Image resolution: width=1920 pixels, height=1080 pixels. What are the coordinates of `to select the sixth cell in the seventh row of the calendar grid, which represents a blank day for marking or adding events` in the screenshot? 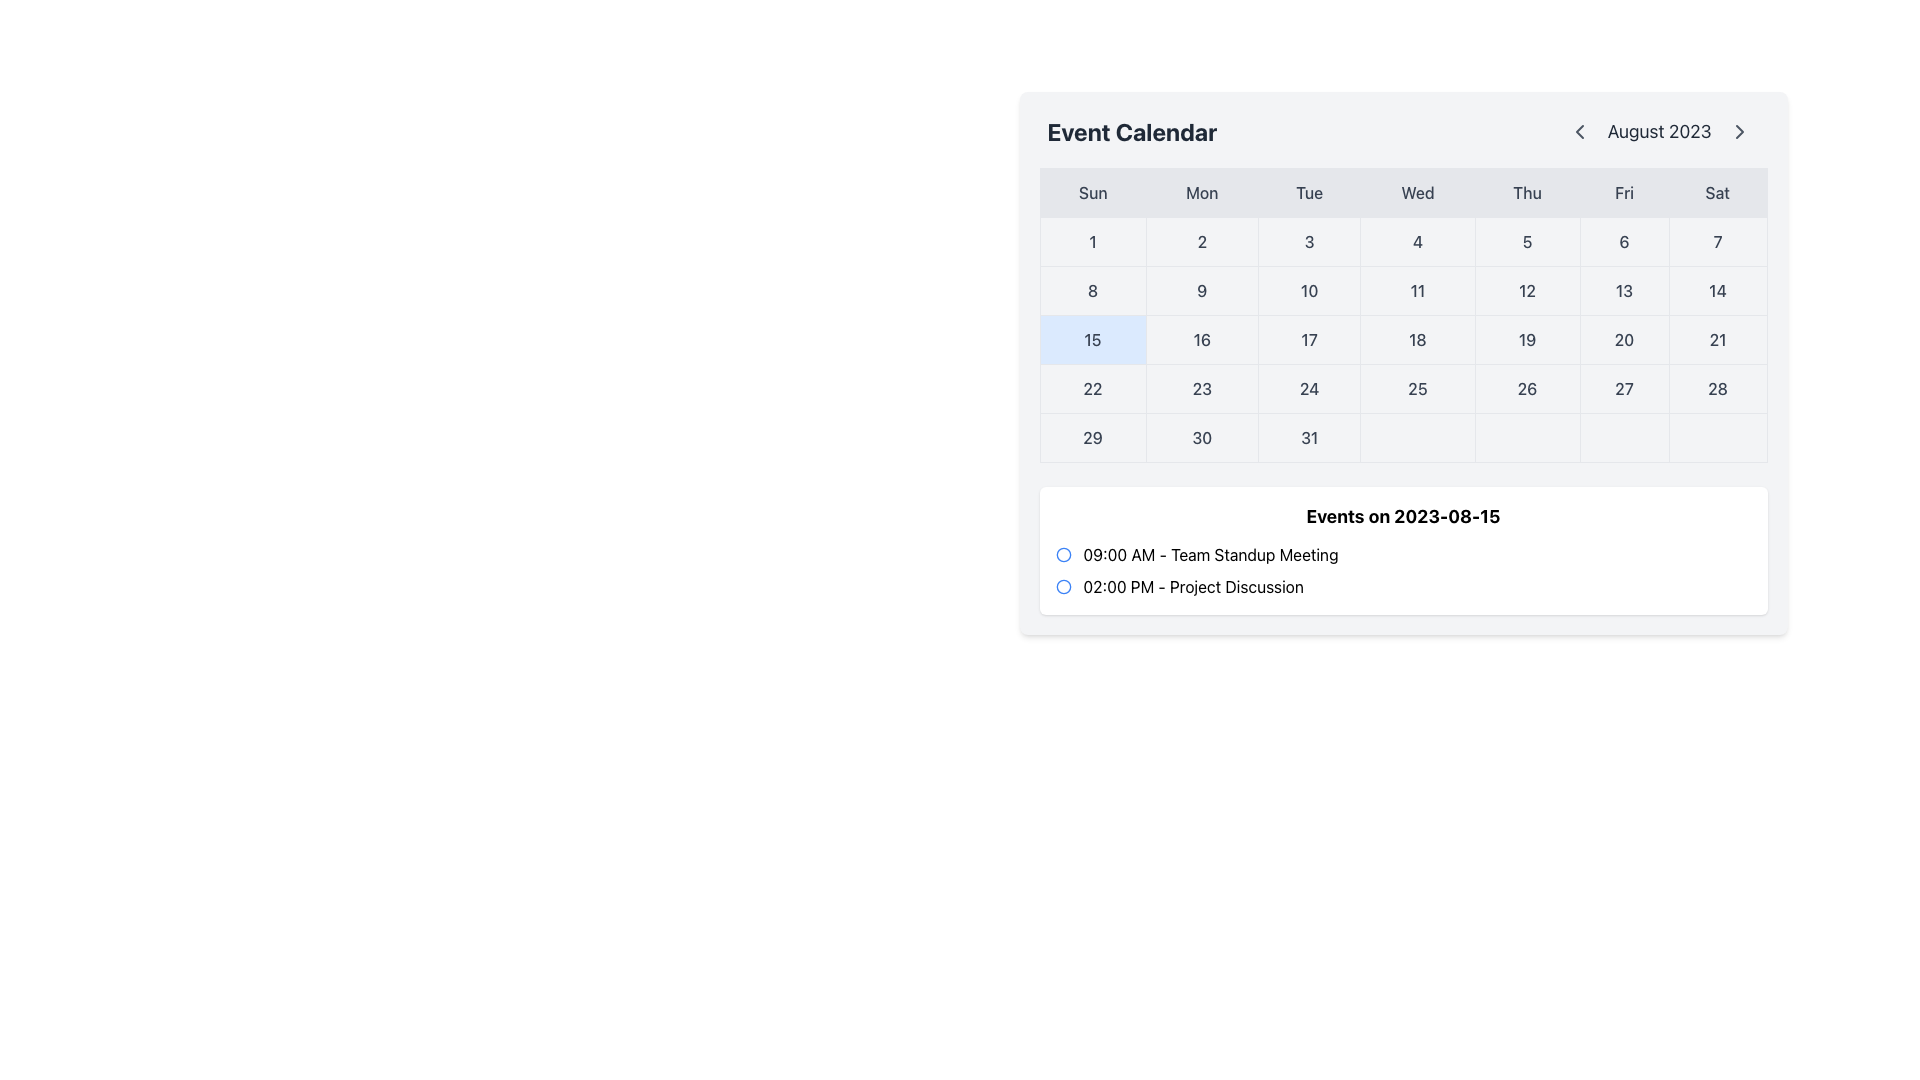 It's located at (1624, 437).